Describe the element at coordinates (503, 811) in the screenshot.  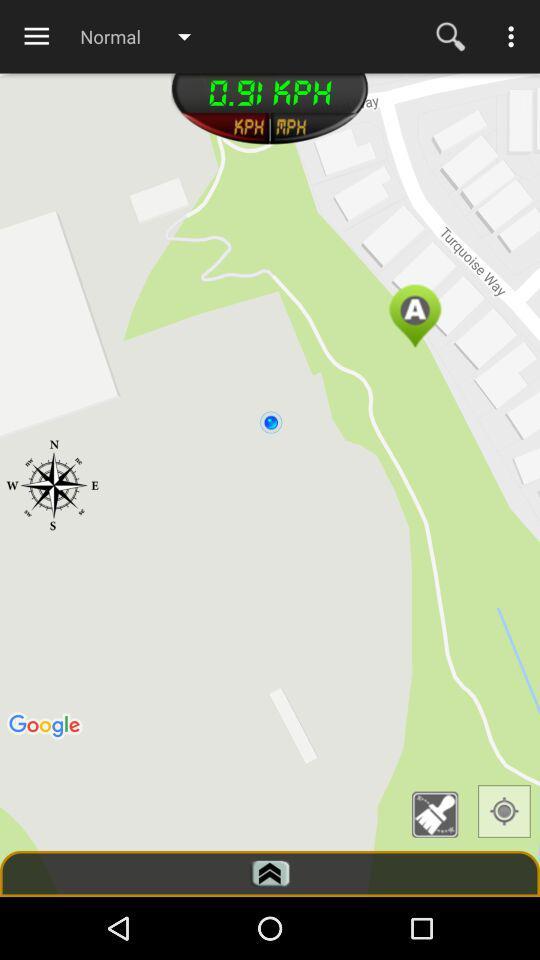
I see `locate position` at that location.